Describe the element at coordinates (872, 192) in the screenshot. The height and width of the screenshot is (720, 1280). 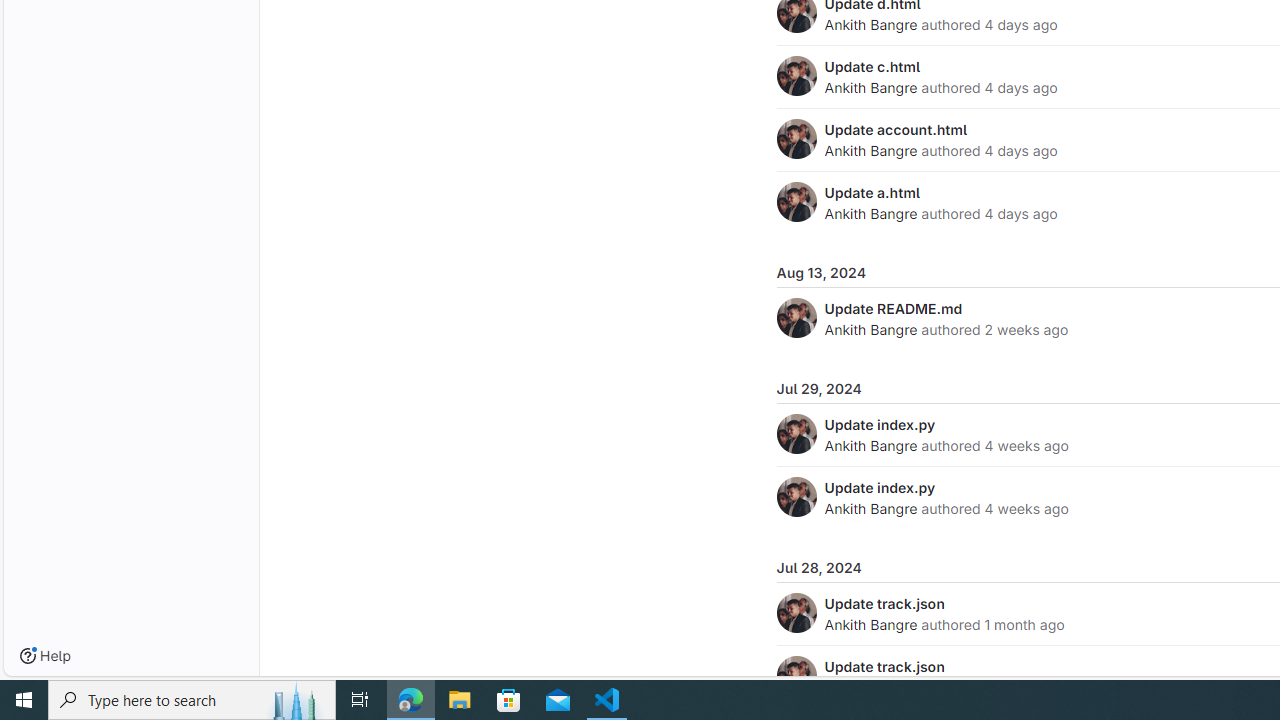
I see `'Update a.html'` at that location.